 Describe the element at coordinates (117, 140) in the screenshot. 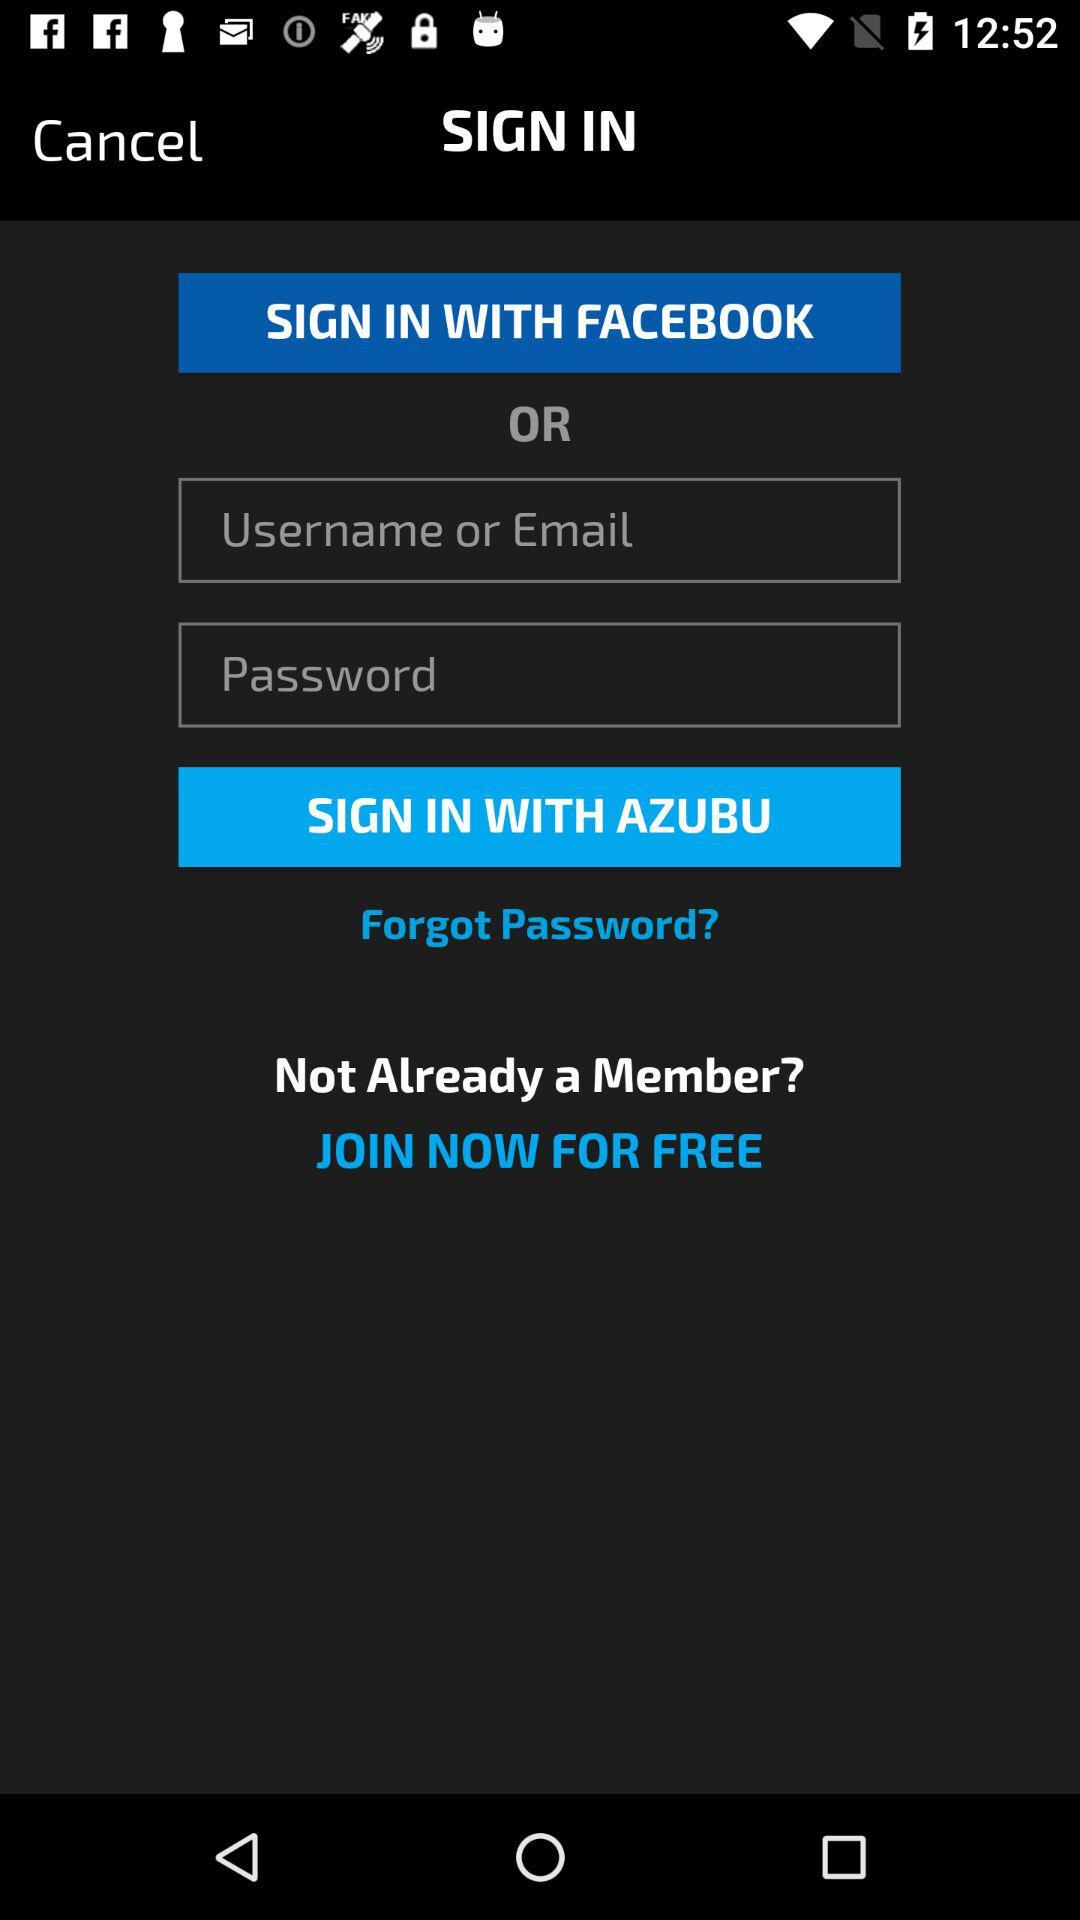

I see `cancel` at that location.